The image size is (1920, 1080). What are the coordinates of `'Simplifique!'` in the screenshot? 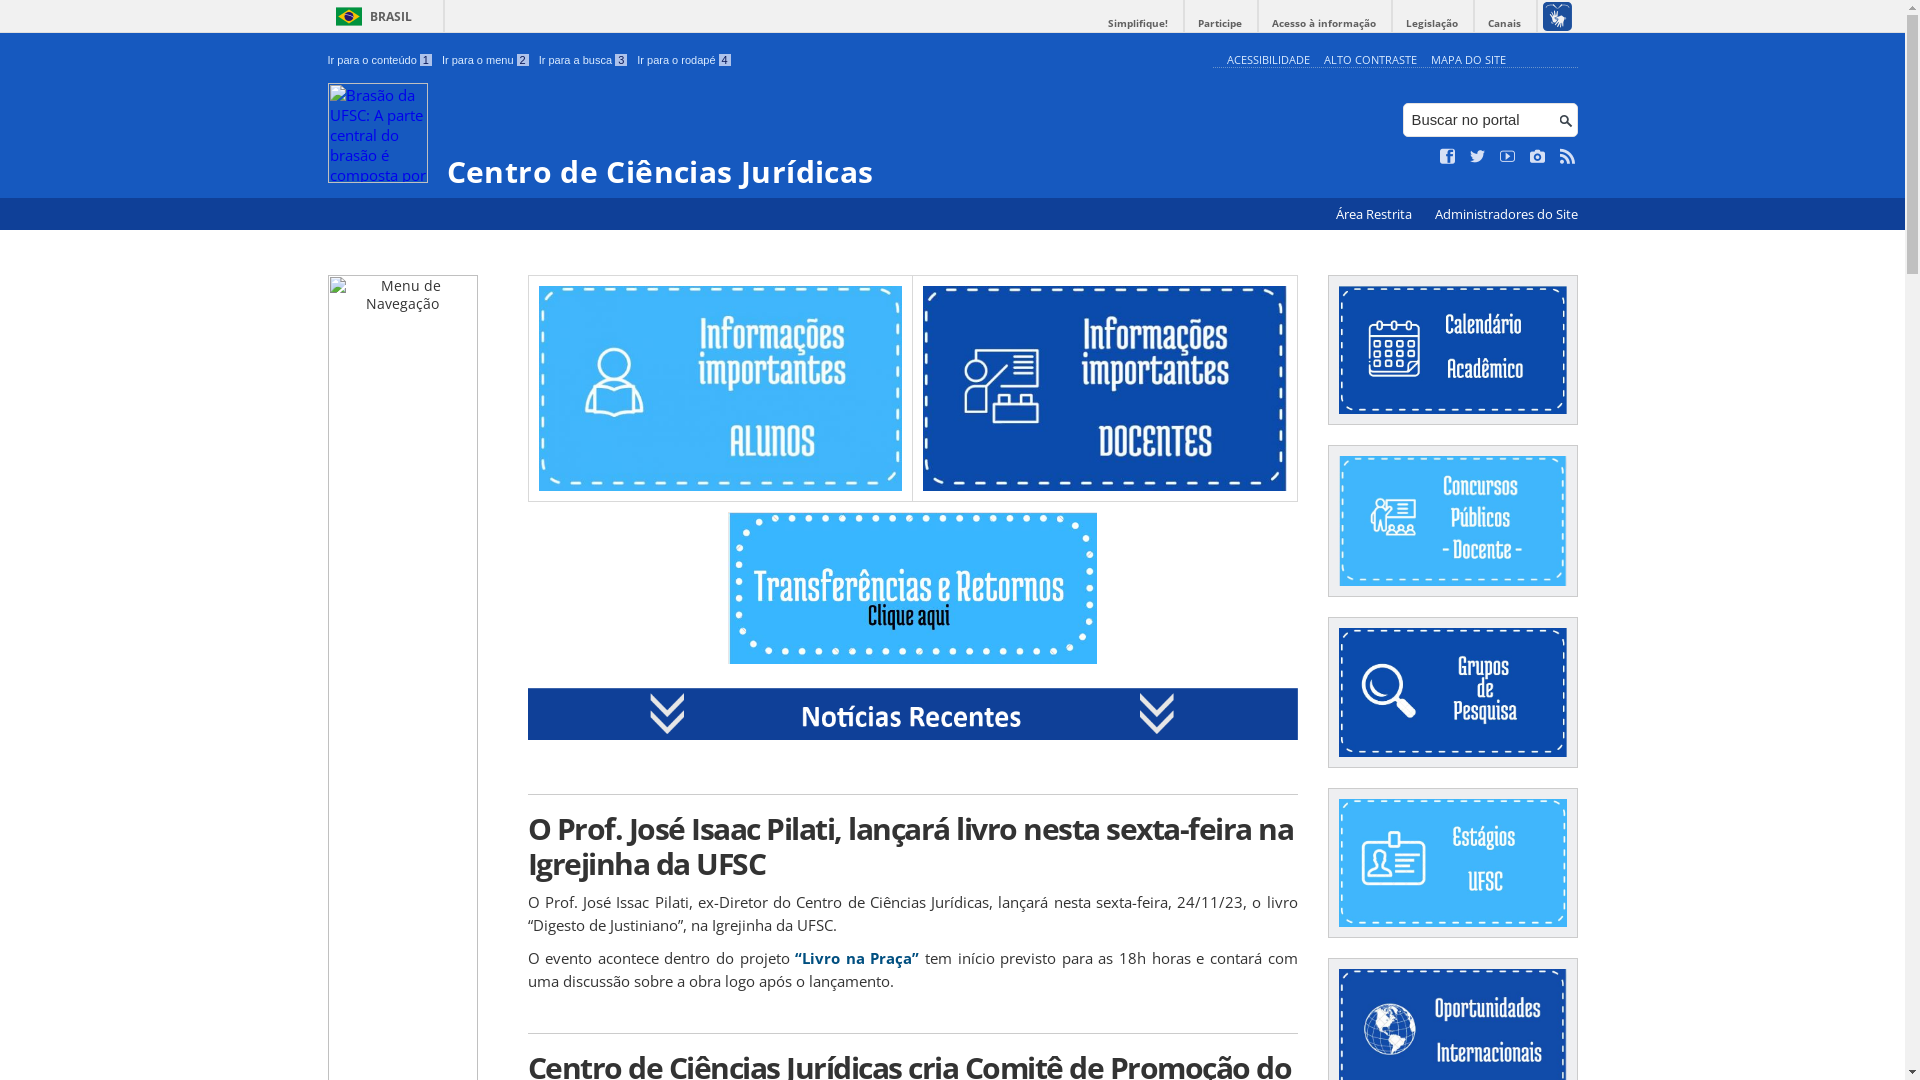 It's located at (1137, 23).